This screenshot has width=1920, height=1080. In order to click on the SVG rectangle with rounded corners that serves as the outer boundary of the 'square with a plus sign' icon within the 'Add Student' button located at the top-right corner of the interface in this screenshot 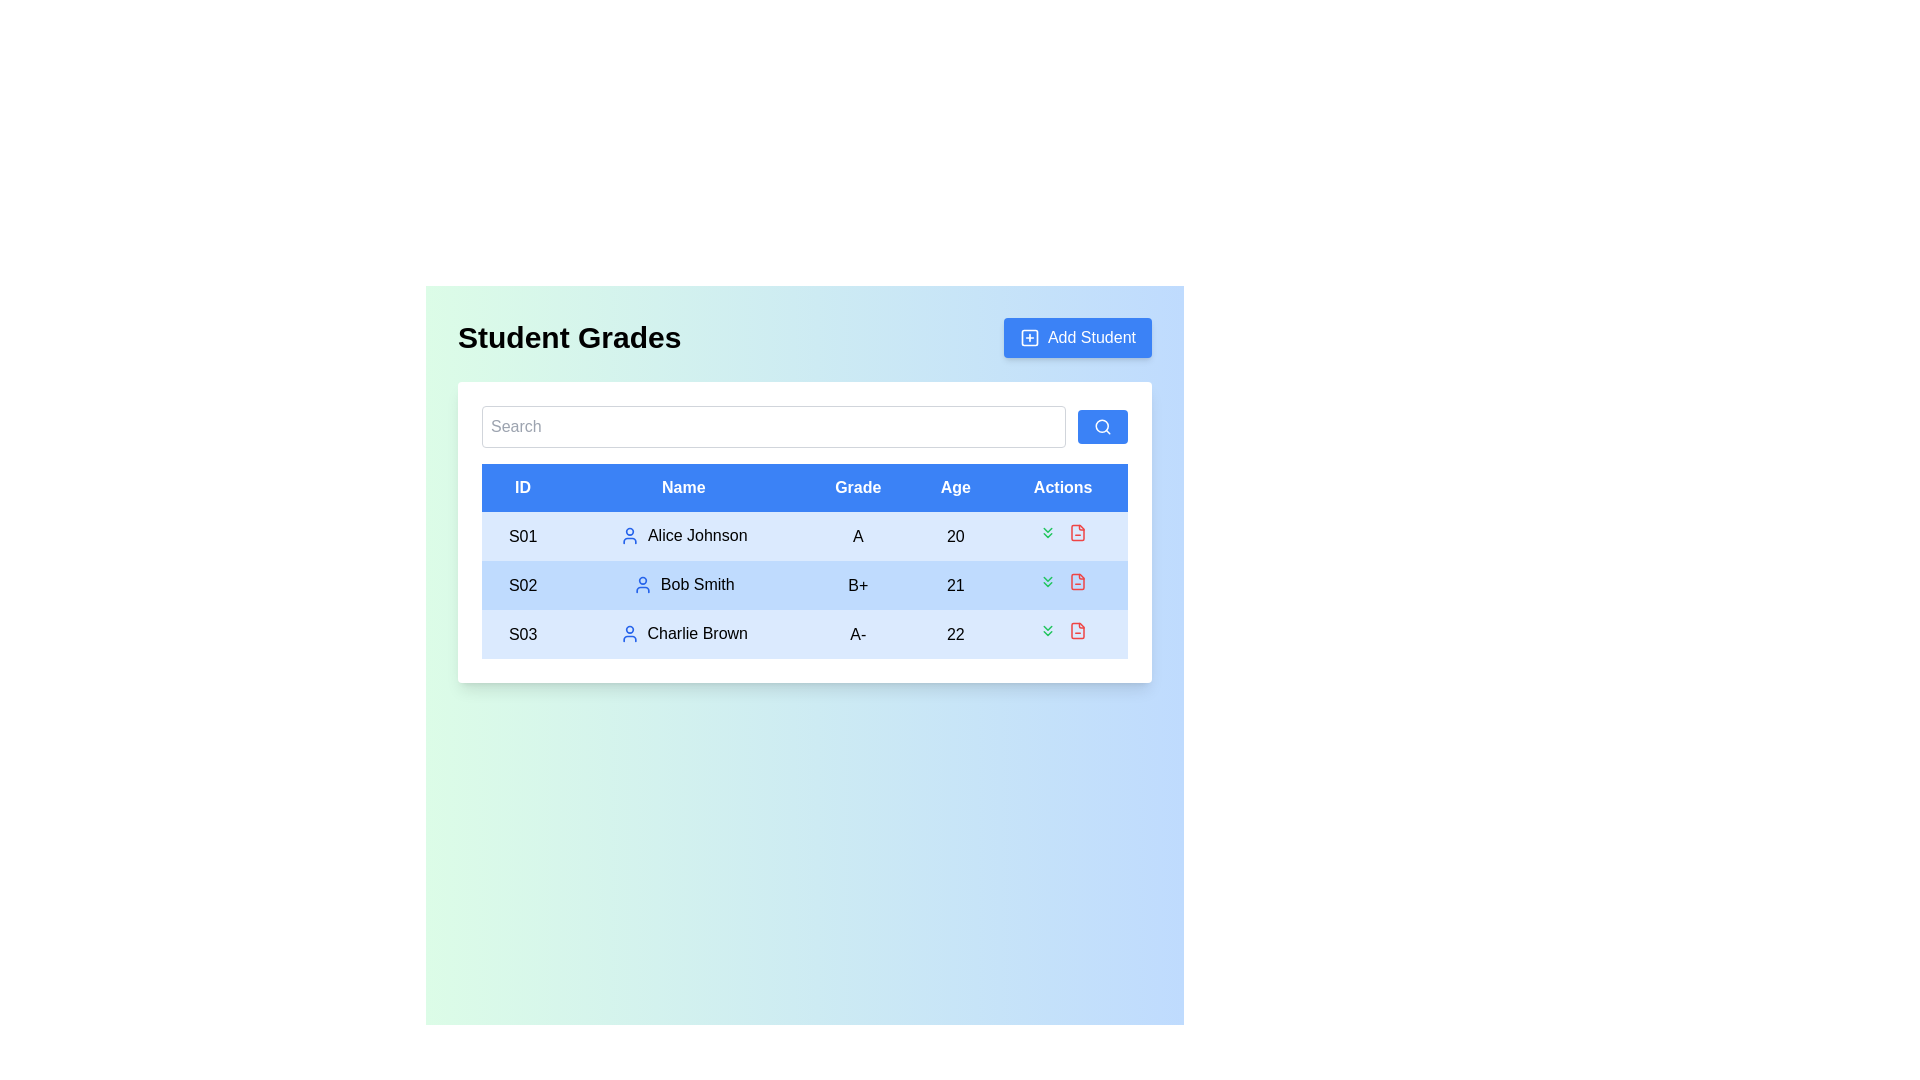, I will do `click(1029, 337)`.